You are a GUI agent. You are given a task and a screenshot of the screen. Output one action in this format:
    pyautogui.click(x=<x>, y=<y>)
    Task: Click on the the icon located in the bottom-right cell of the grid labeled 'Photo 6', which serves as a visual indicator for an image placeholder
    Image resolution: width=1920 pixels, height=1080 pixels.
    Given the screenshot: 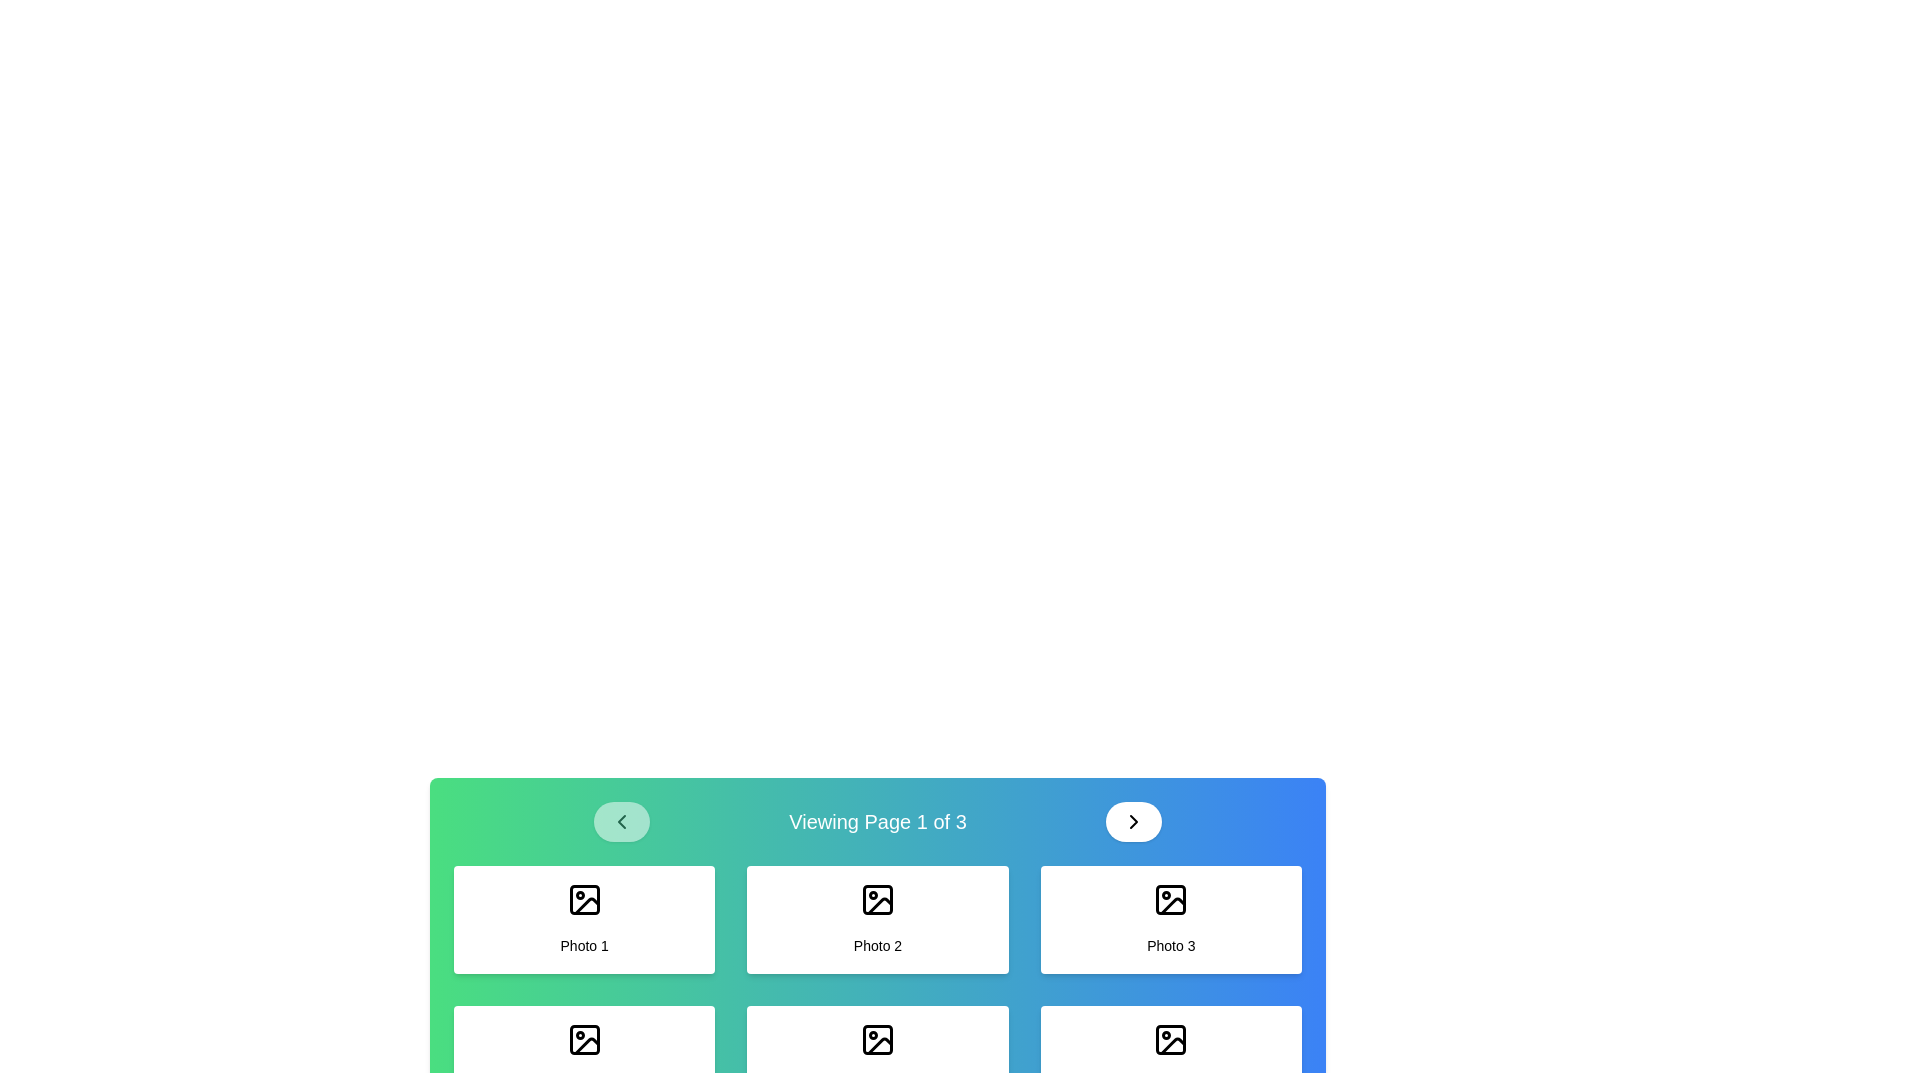 What is the action you would take?
    pyautogui.click(x=1171, y=1039)
    